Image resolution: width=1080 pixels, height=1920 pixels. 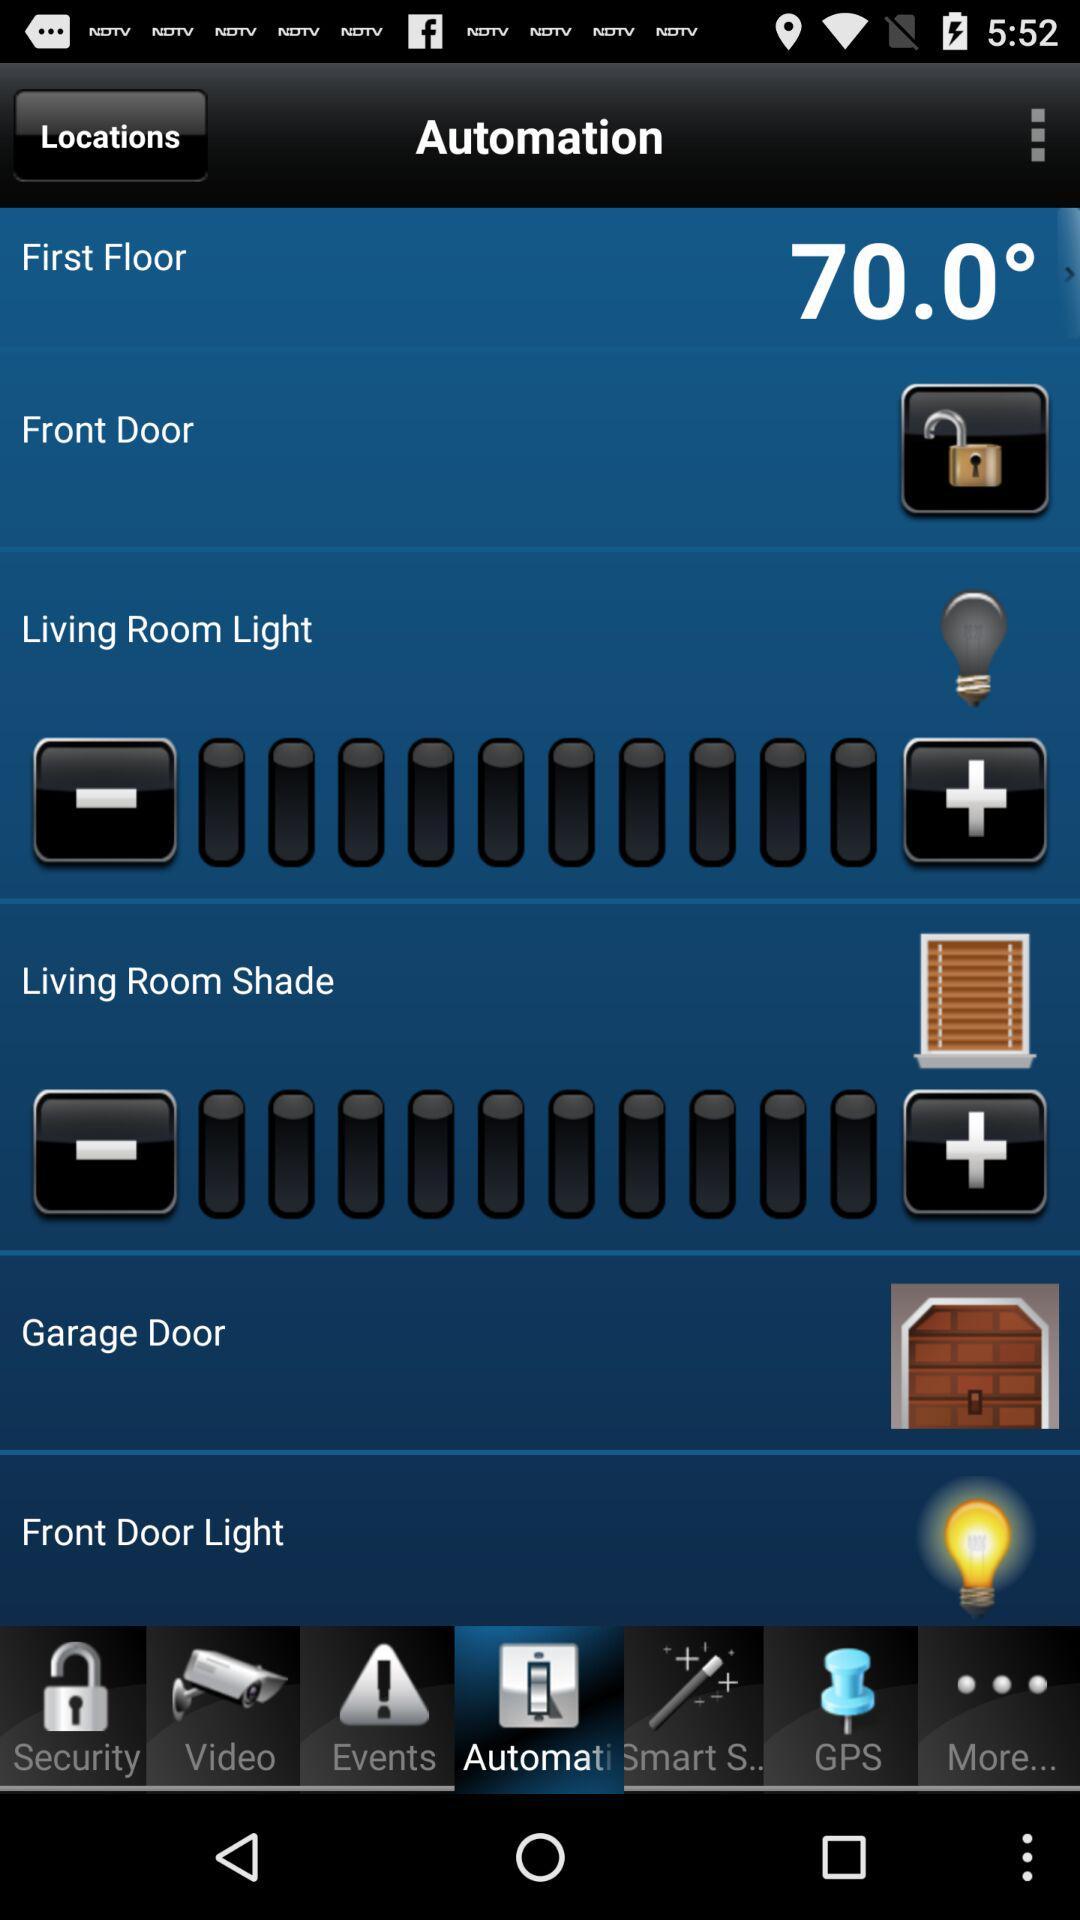 I want to click on open the shade, so click(x=974, y=1153).